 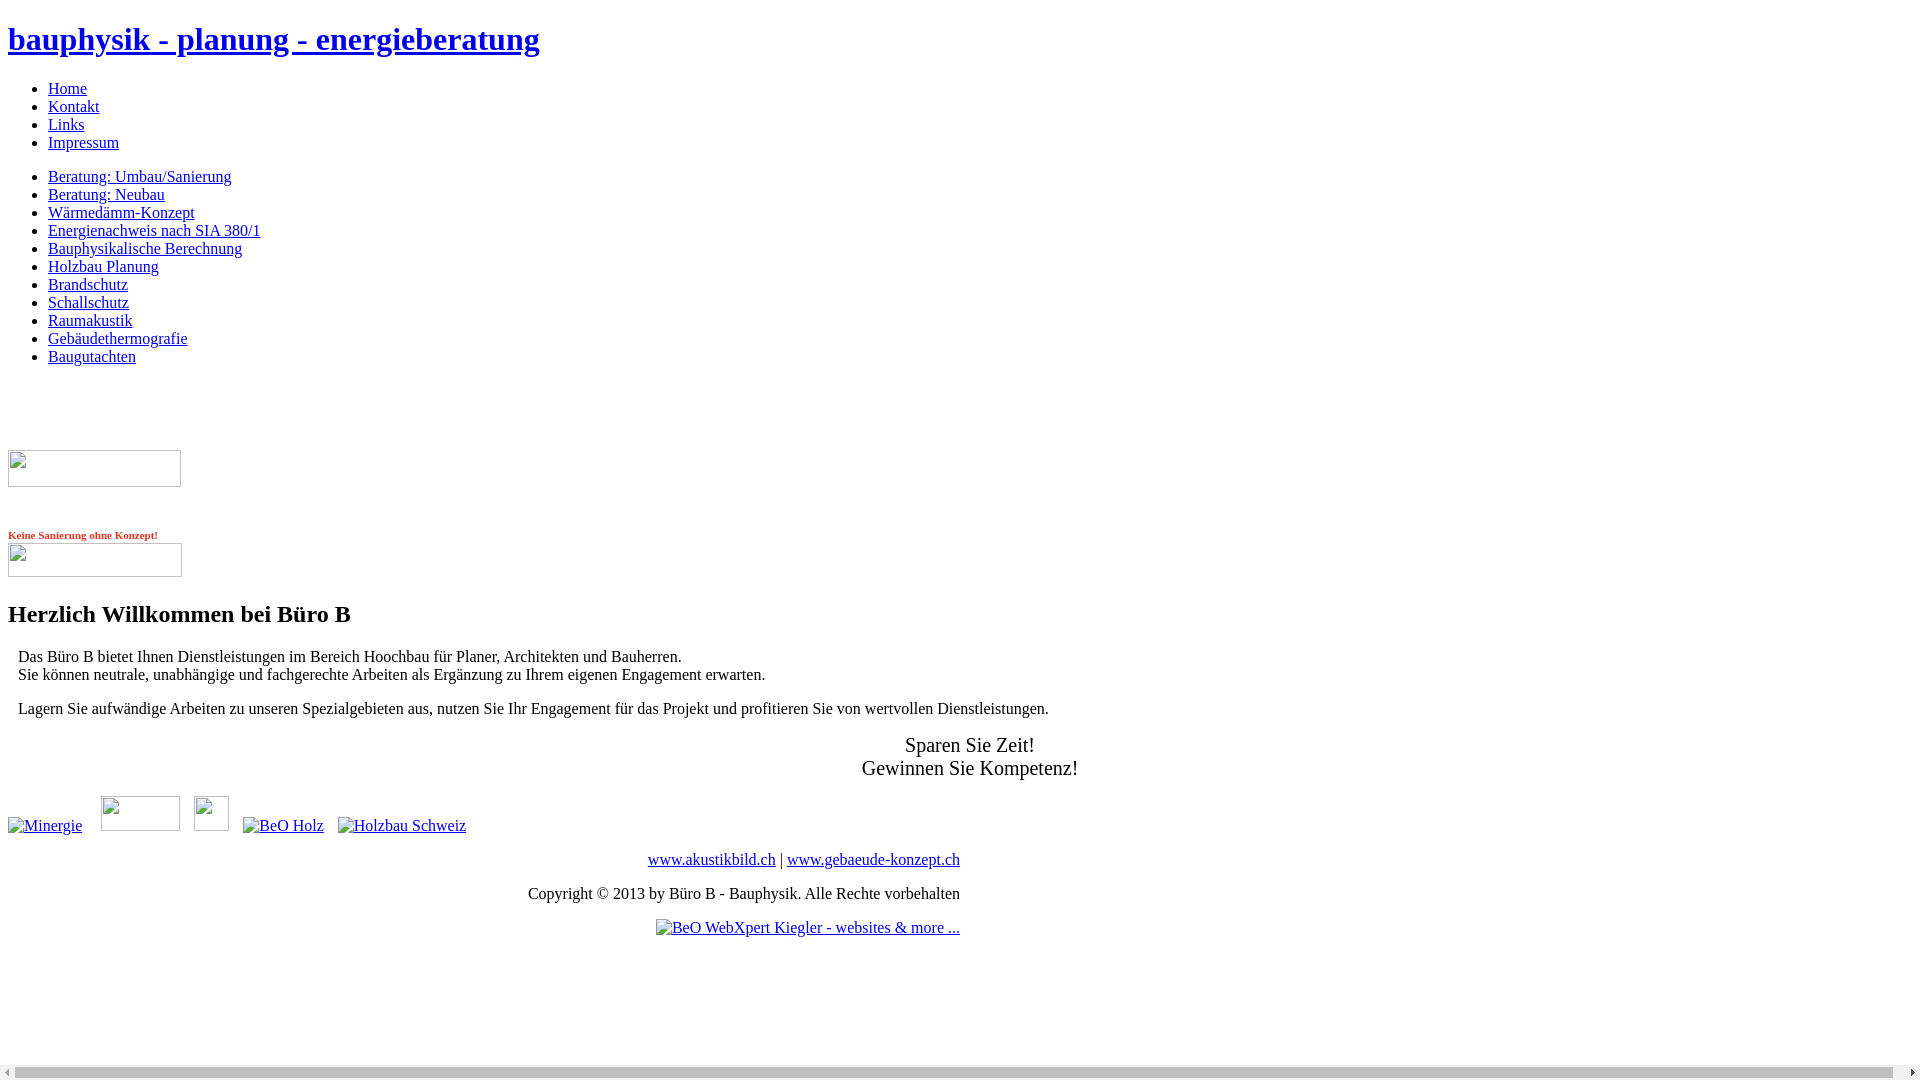 What do you see at coordinates (397, 825) in the screenshot?
I see `'Holzbau Schweiz'` at bounding box center [397, 825].